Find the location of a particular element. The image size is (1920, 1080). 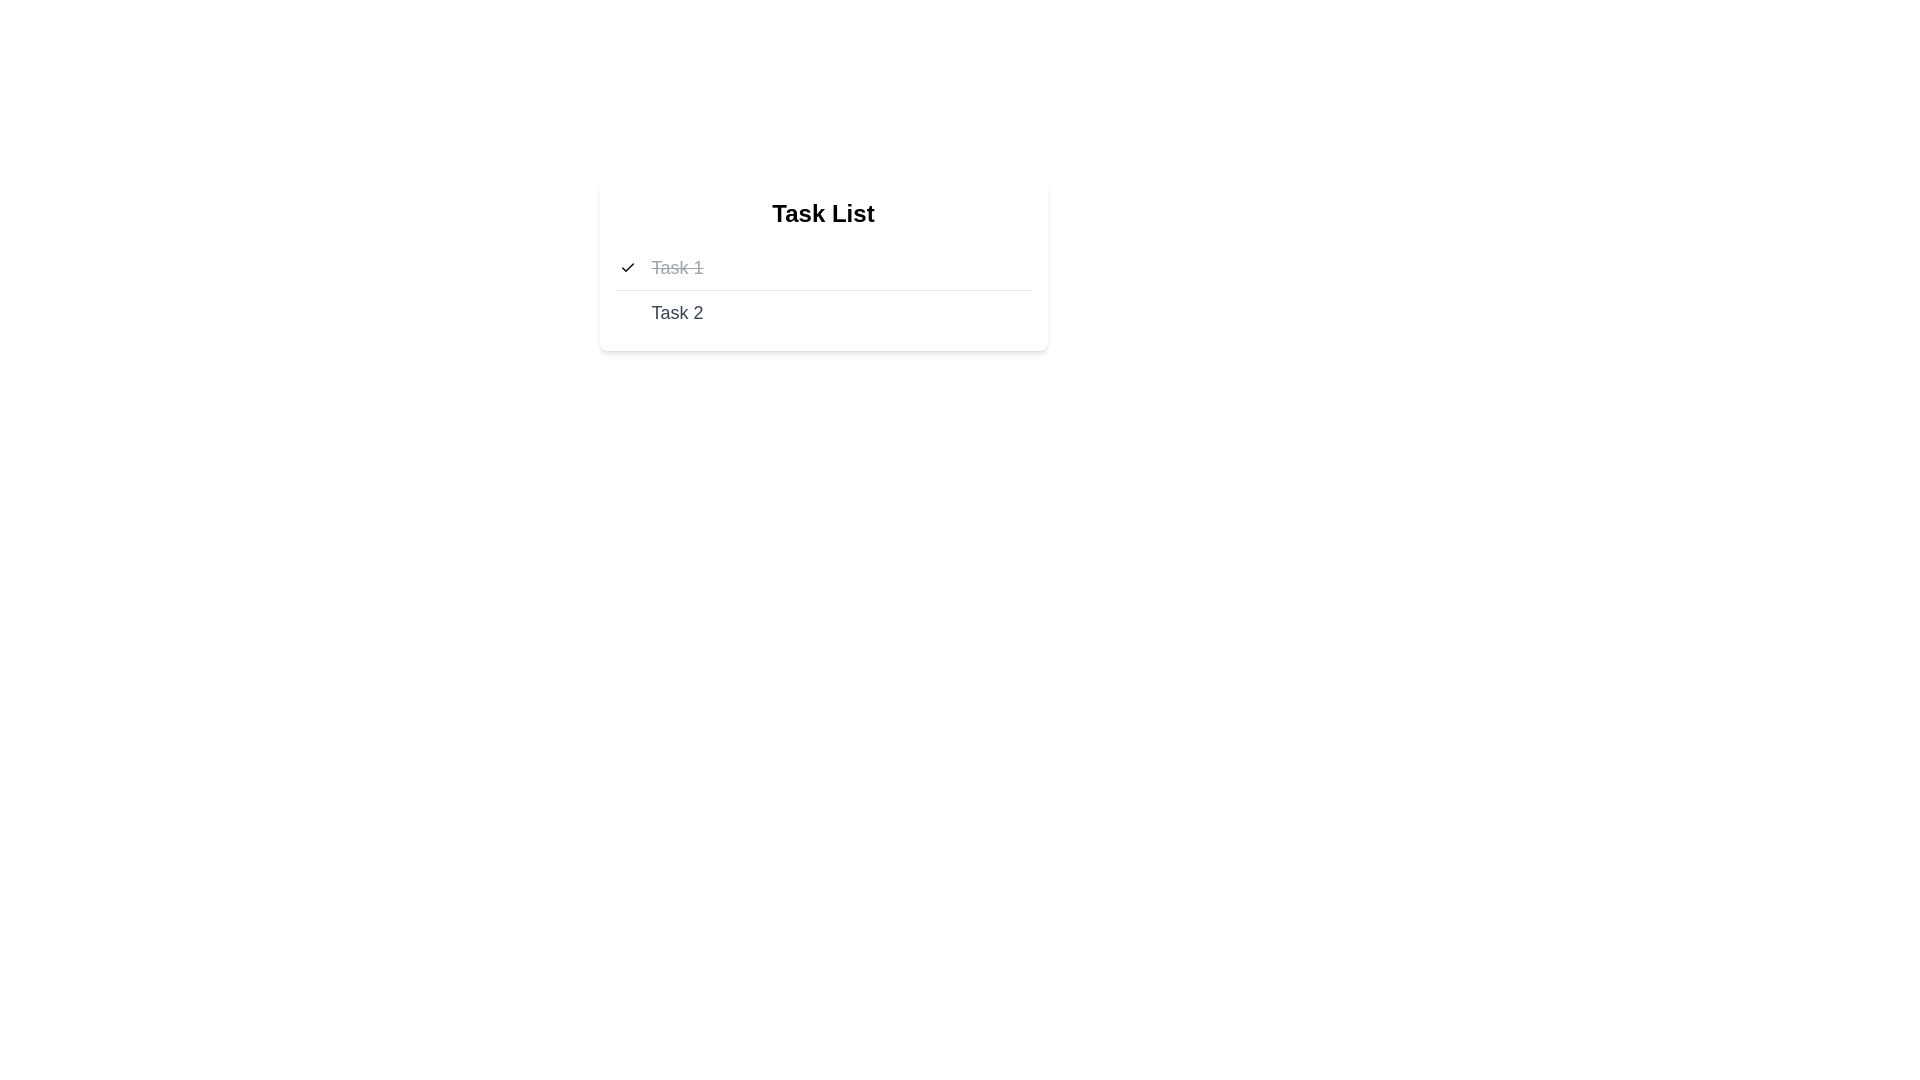

the static text component displaying 'Task 1' with a strikethrough style, indicating it as a completed task is located at coordinates (677, 266).